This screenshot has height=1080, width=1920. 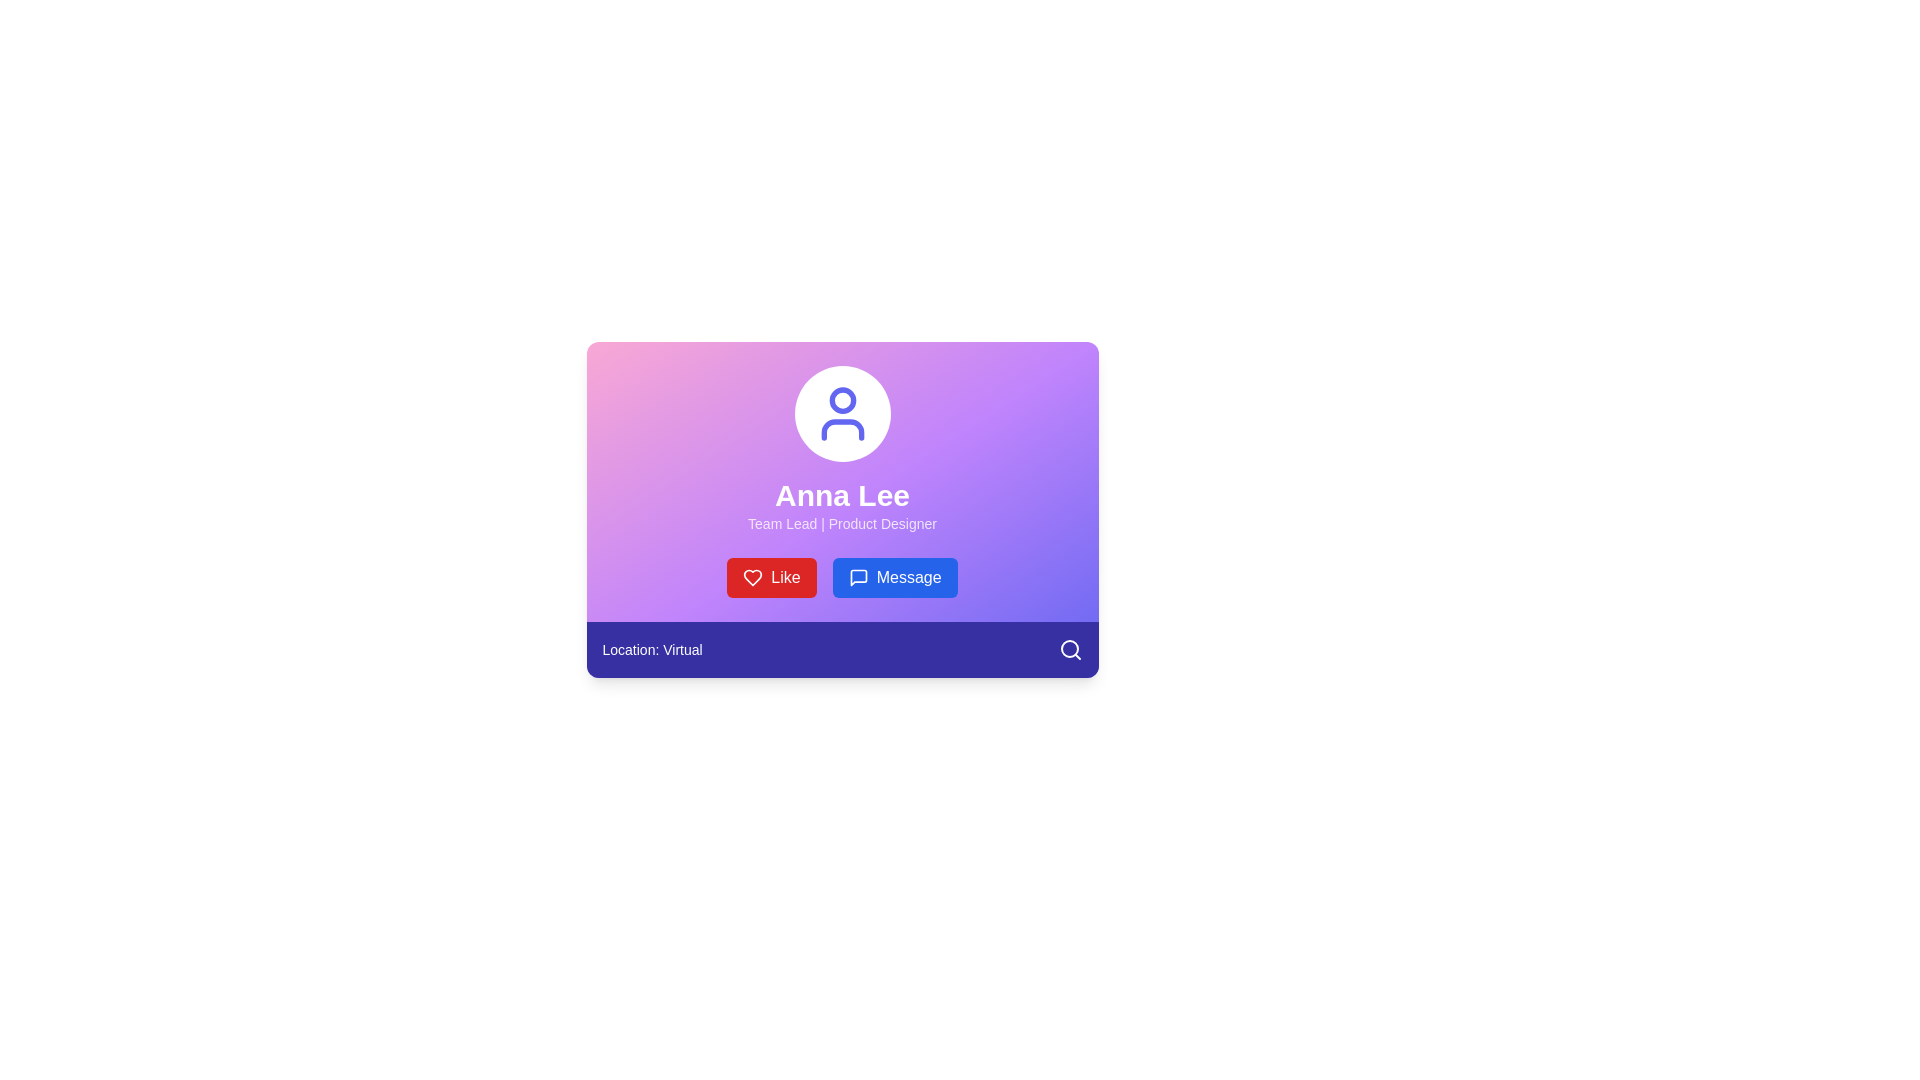 I want to click on the circular component of the magnifying glass icon located in the lower right corner of the purple bar at the bottom of the card, so click(x=1068, y=648).